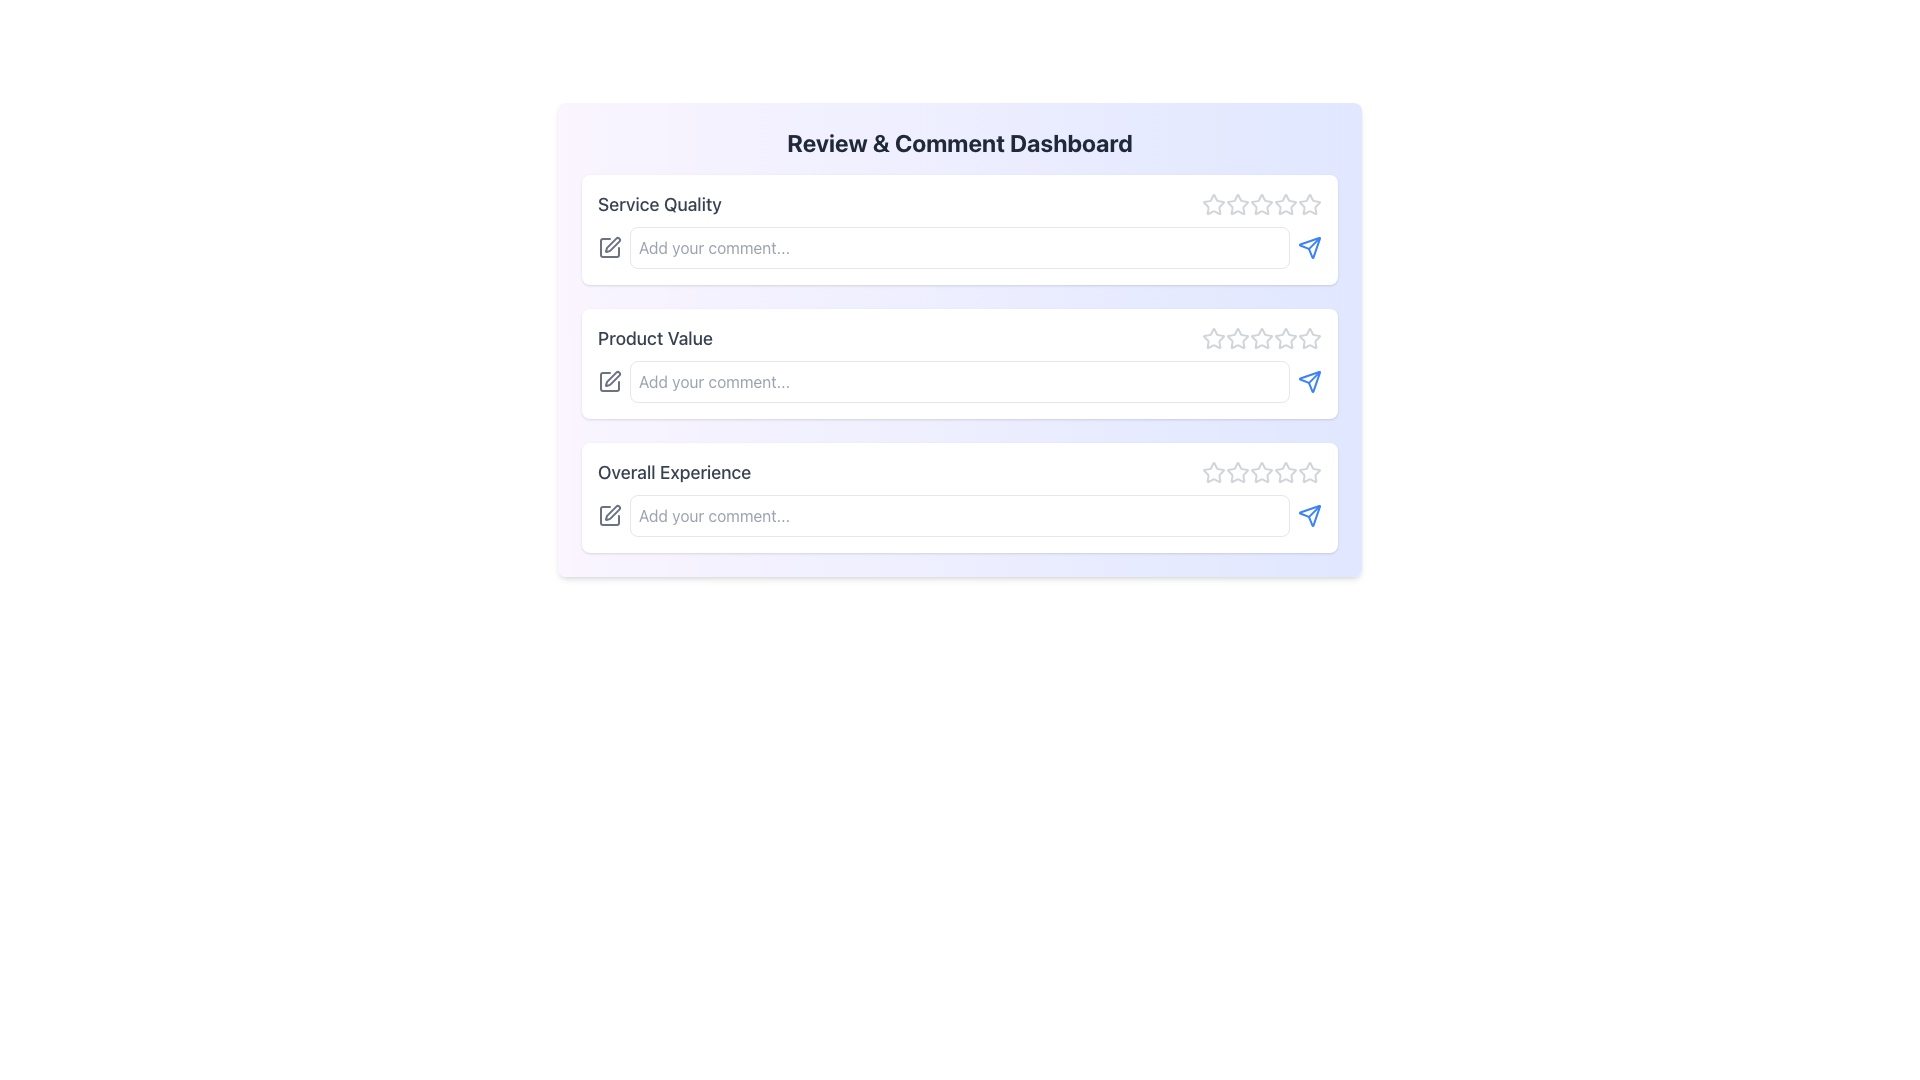 This screenshot has height=1080, width=1920. I want to click on the second star icon in the 'Service Quality' section of the 'Review & Comment Dashboard' to change the rating, so click(1237, 204).